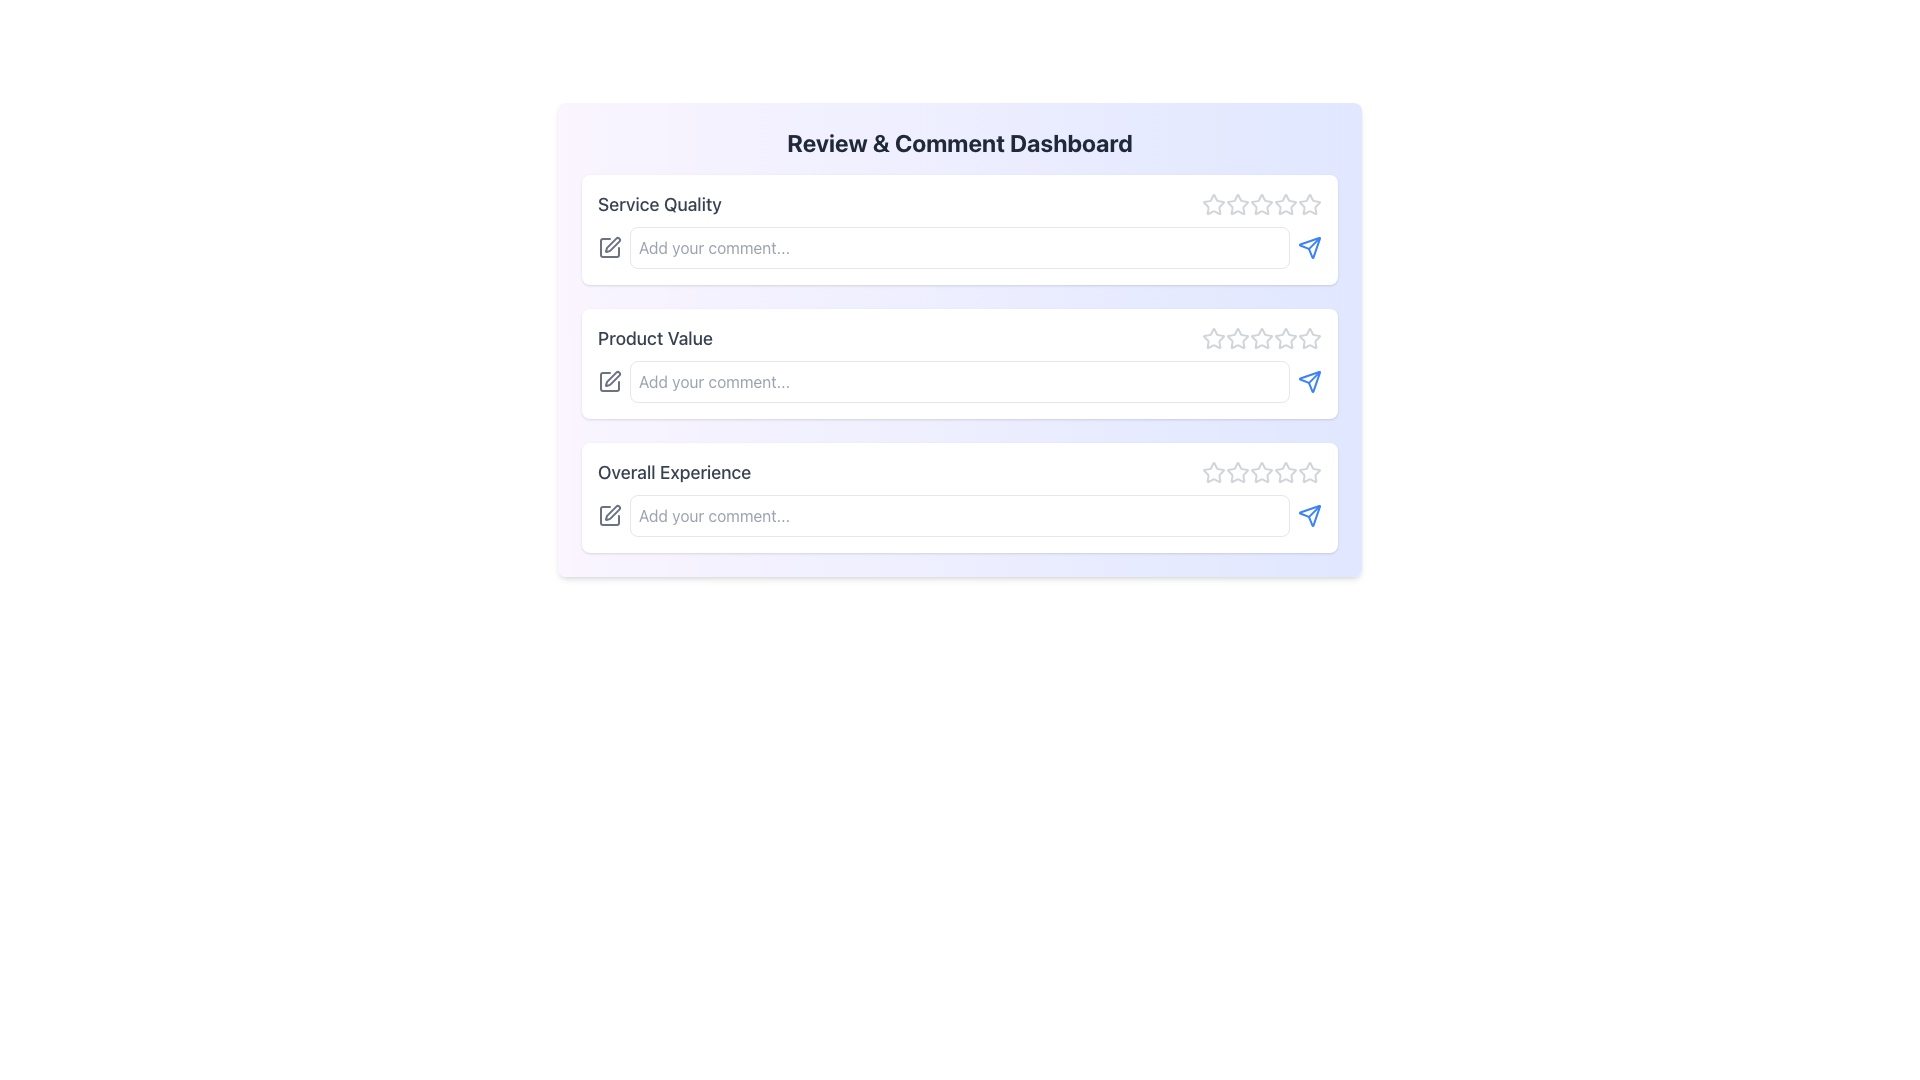 This screenshot has height=1080, width=1920. I want to click on the second star icon in the 'Service Quality' section of the 'Review & Comment Dashboard' to change the rating, so click(1237, 204).